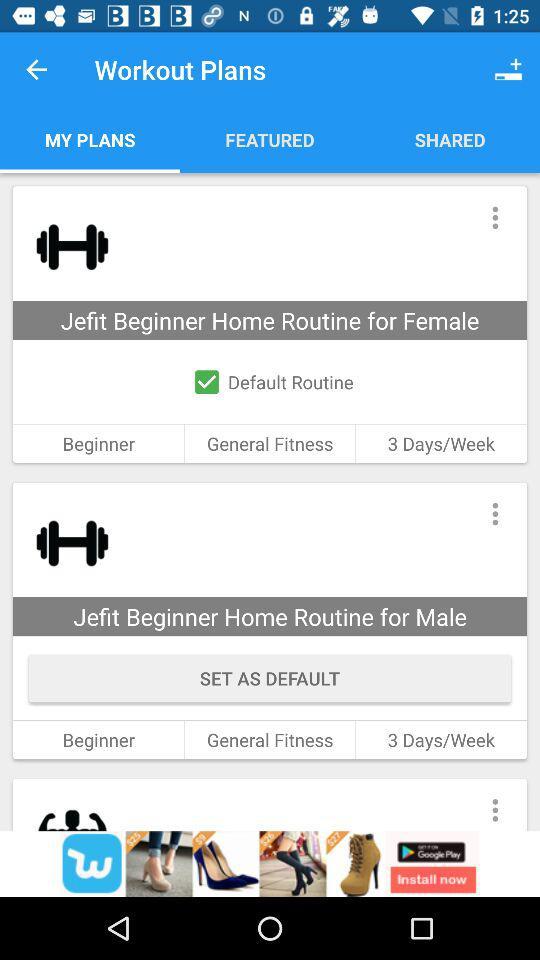 This screenshot has width=540, height=960. What do you see at coordinates (508, 69) in the screenshot?
I see `the icon shown at the top right cornerof the page` at bounding box center [508, 69].